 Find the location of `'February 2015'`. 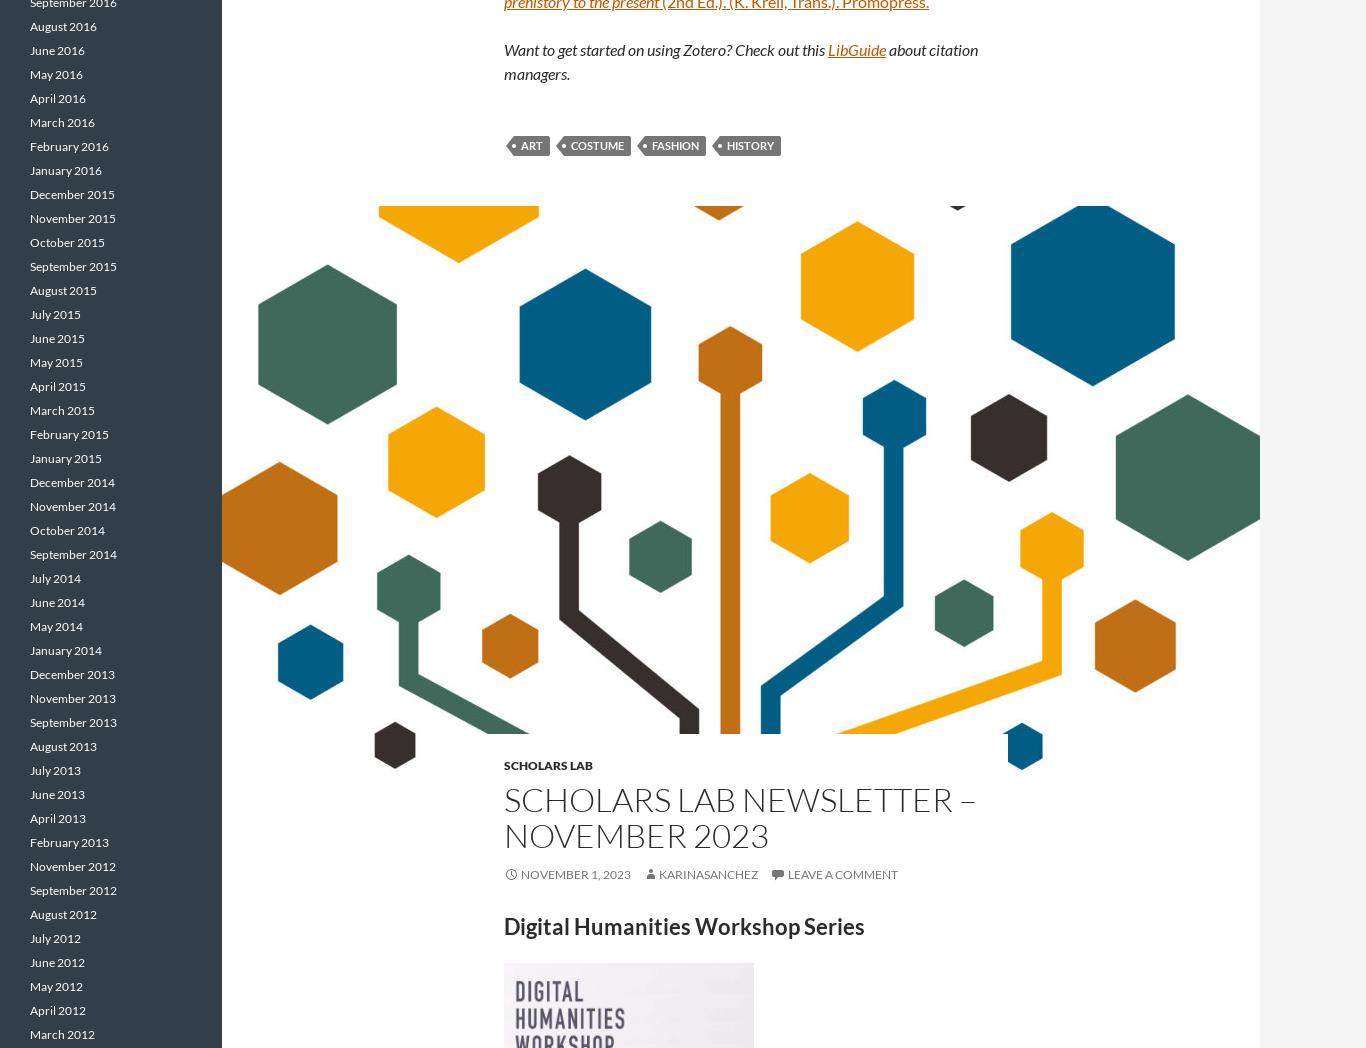

'February 2015' is located at coordinates (69, 434).